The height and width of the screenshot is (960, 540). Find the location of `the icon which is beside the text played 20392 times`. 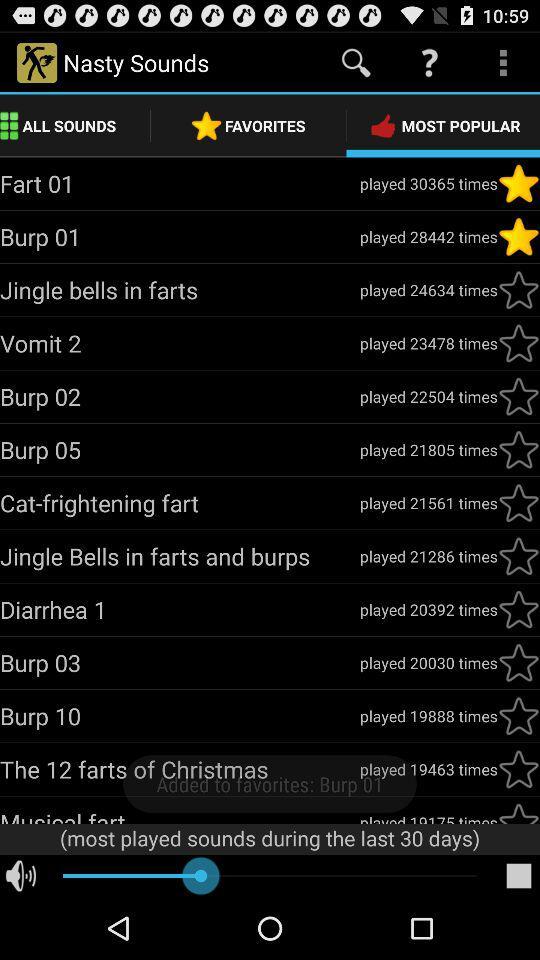

the icon which is beside the text played 20392 times is located at coordinates (518, 608).